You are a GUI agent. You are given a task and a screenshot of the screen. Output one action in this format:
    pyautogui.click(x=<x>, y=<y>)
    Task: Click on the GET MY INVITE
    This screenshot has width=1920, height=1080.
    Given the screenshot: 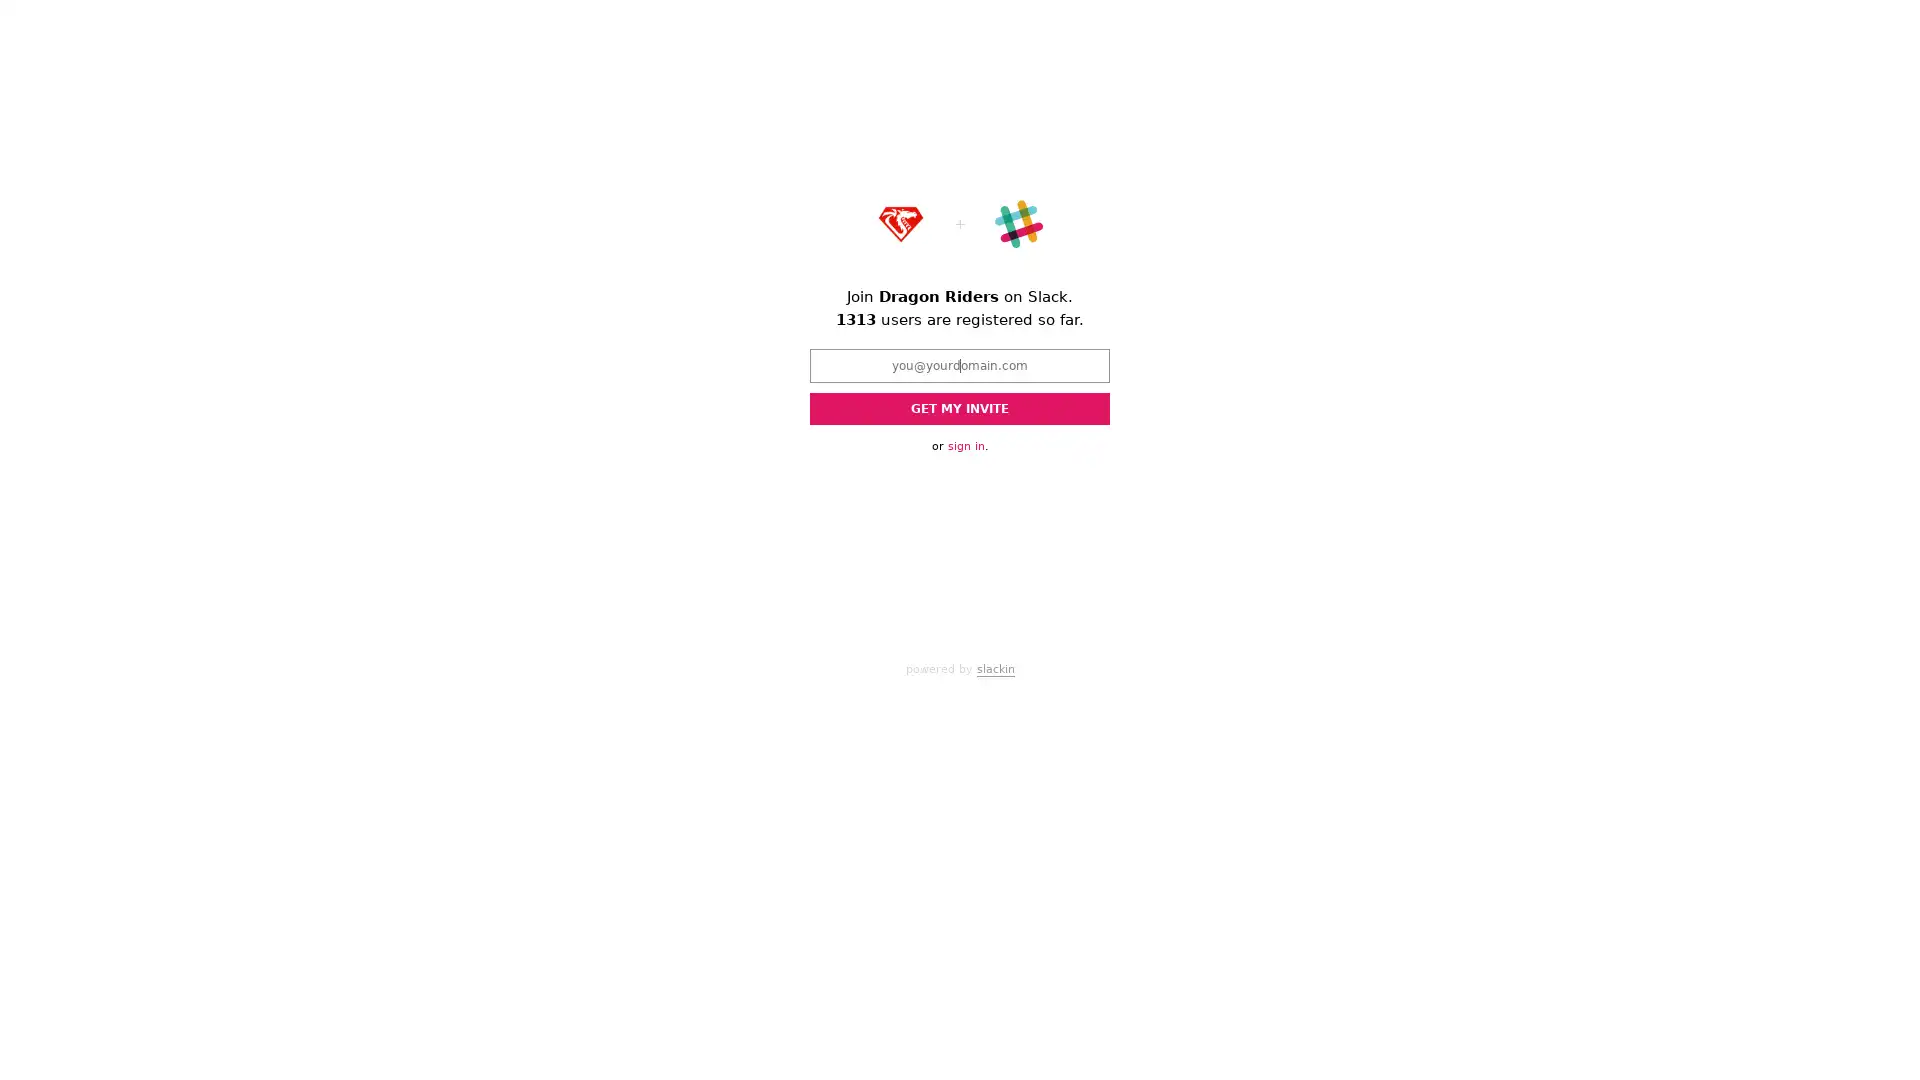 What is the action you would take?
    pyautogui.click(x=960, y=407)
    